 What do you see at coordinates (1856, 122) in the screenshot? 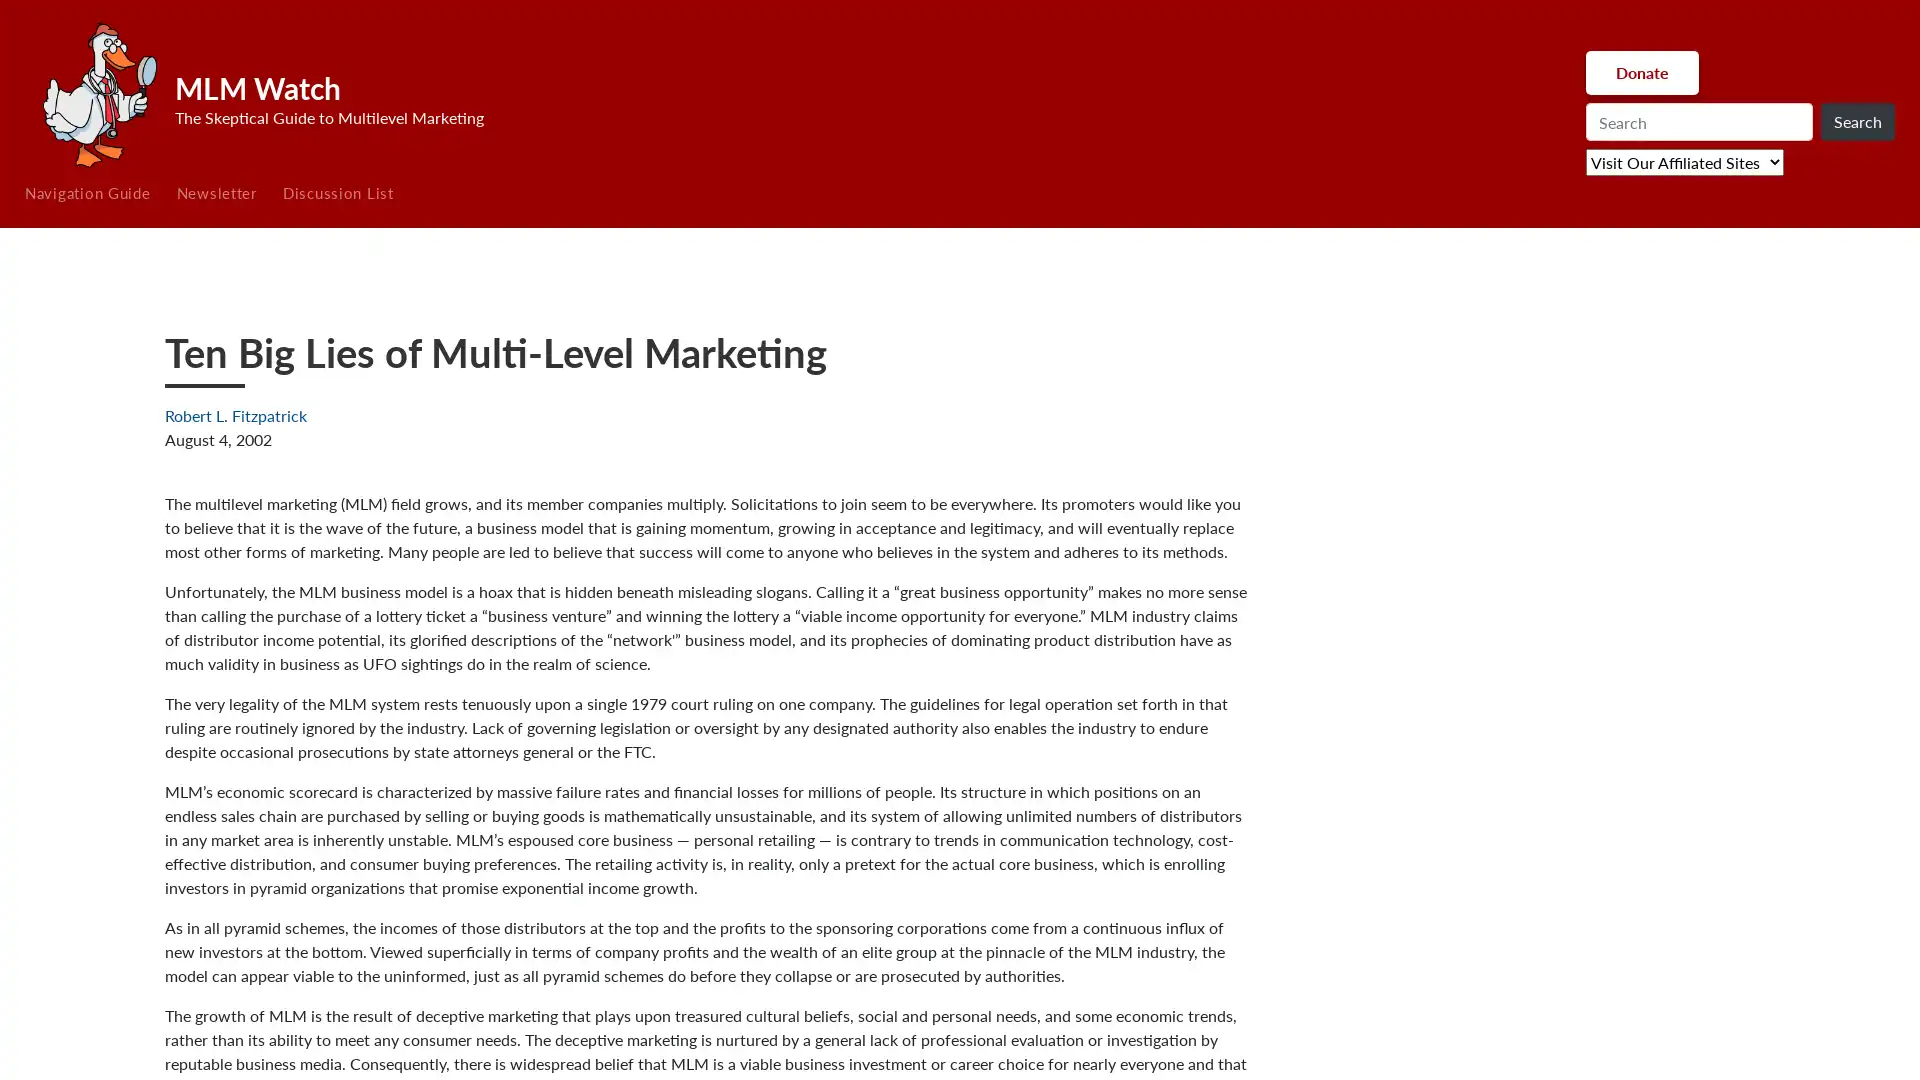
I see `Search` at bounding box center [1856, 122].